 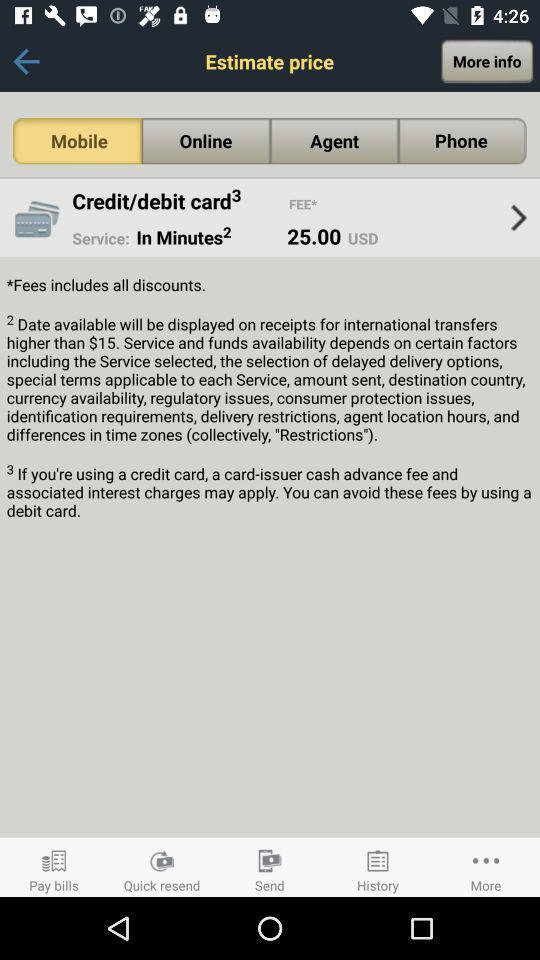 What do you see at coordinates (314, 236) in the screenshot?
I see `app to the right of the in minutes2 item` at bounding box center [314, 236].